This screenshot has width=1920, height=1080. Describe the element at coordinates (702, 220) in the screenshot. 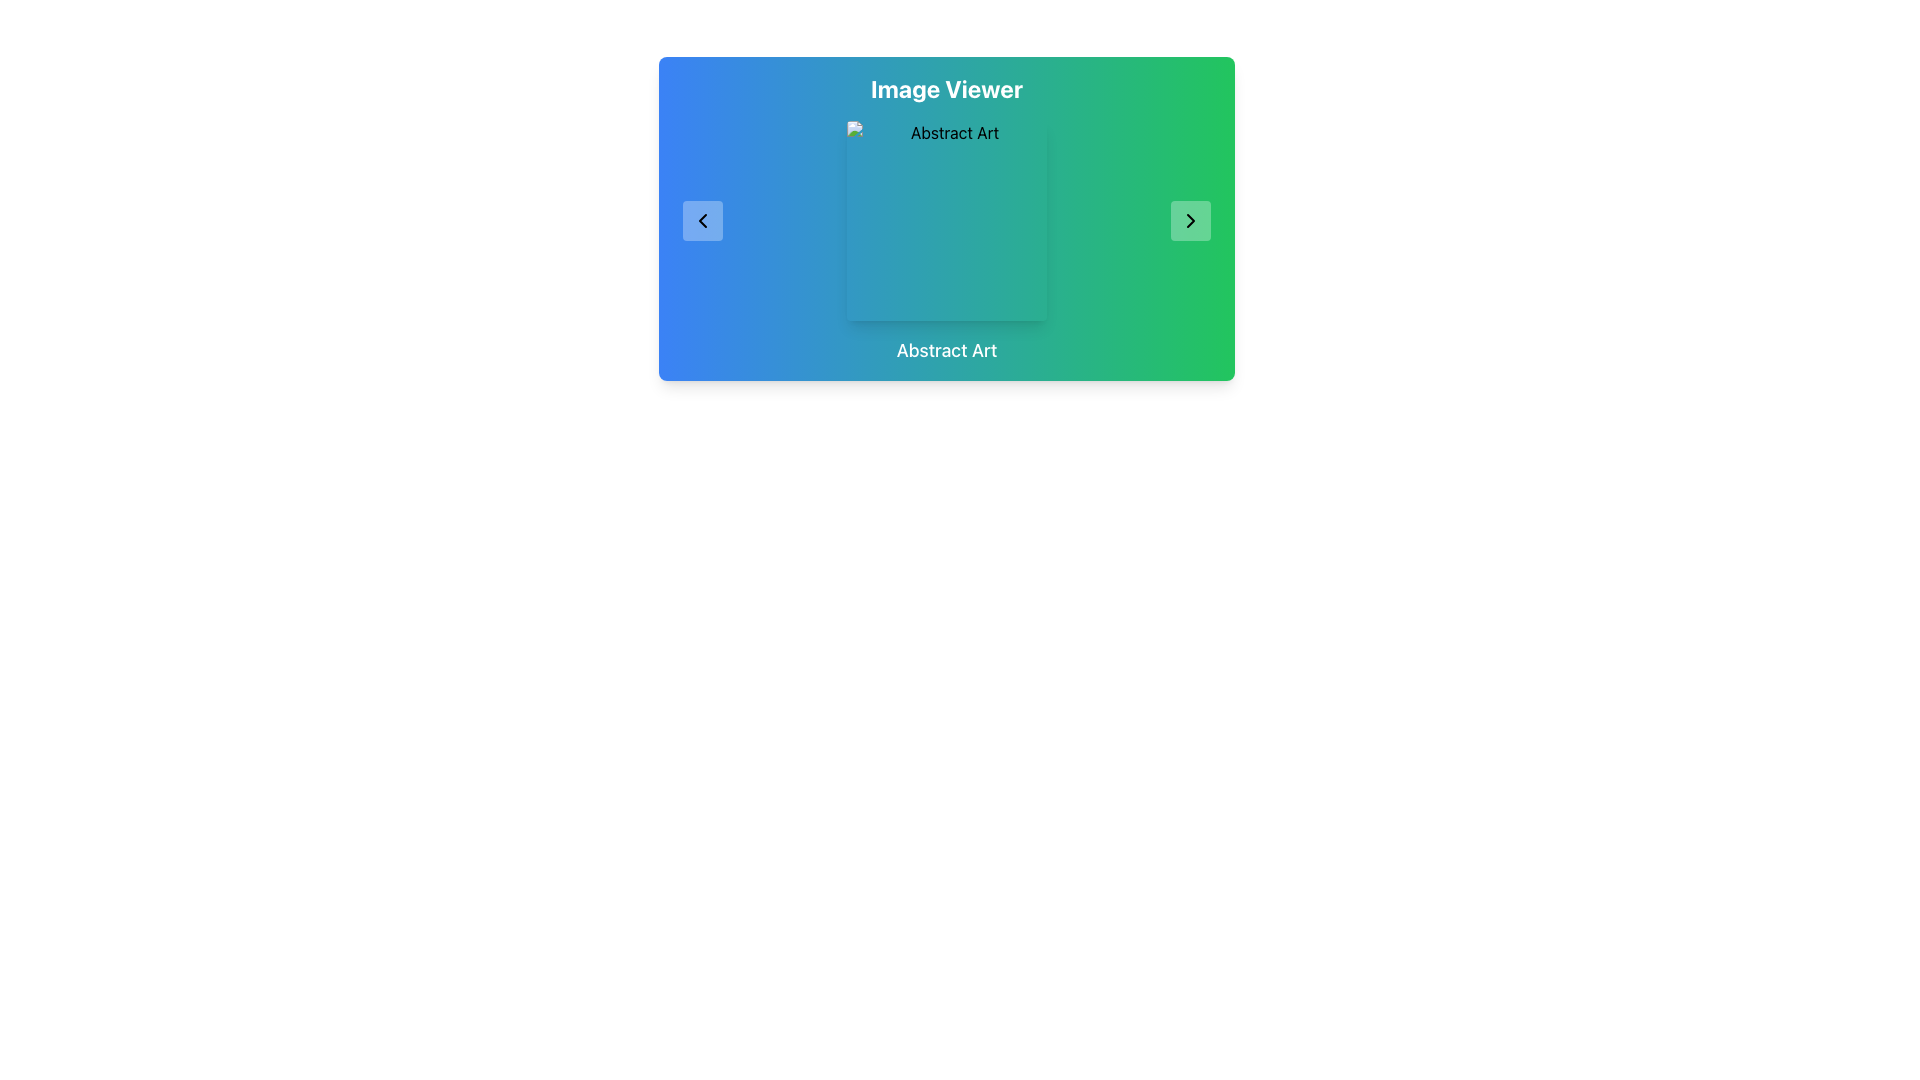

I see `the left-pointing chevron button with a circular semi-transparent white background` at that location.